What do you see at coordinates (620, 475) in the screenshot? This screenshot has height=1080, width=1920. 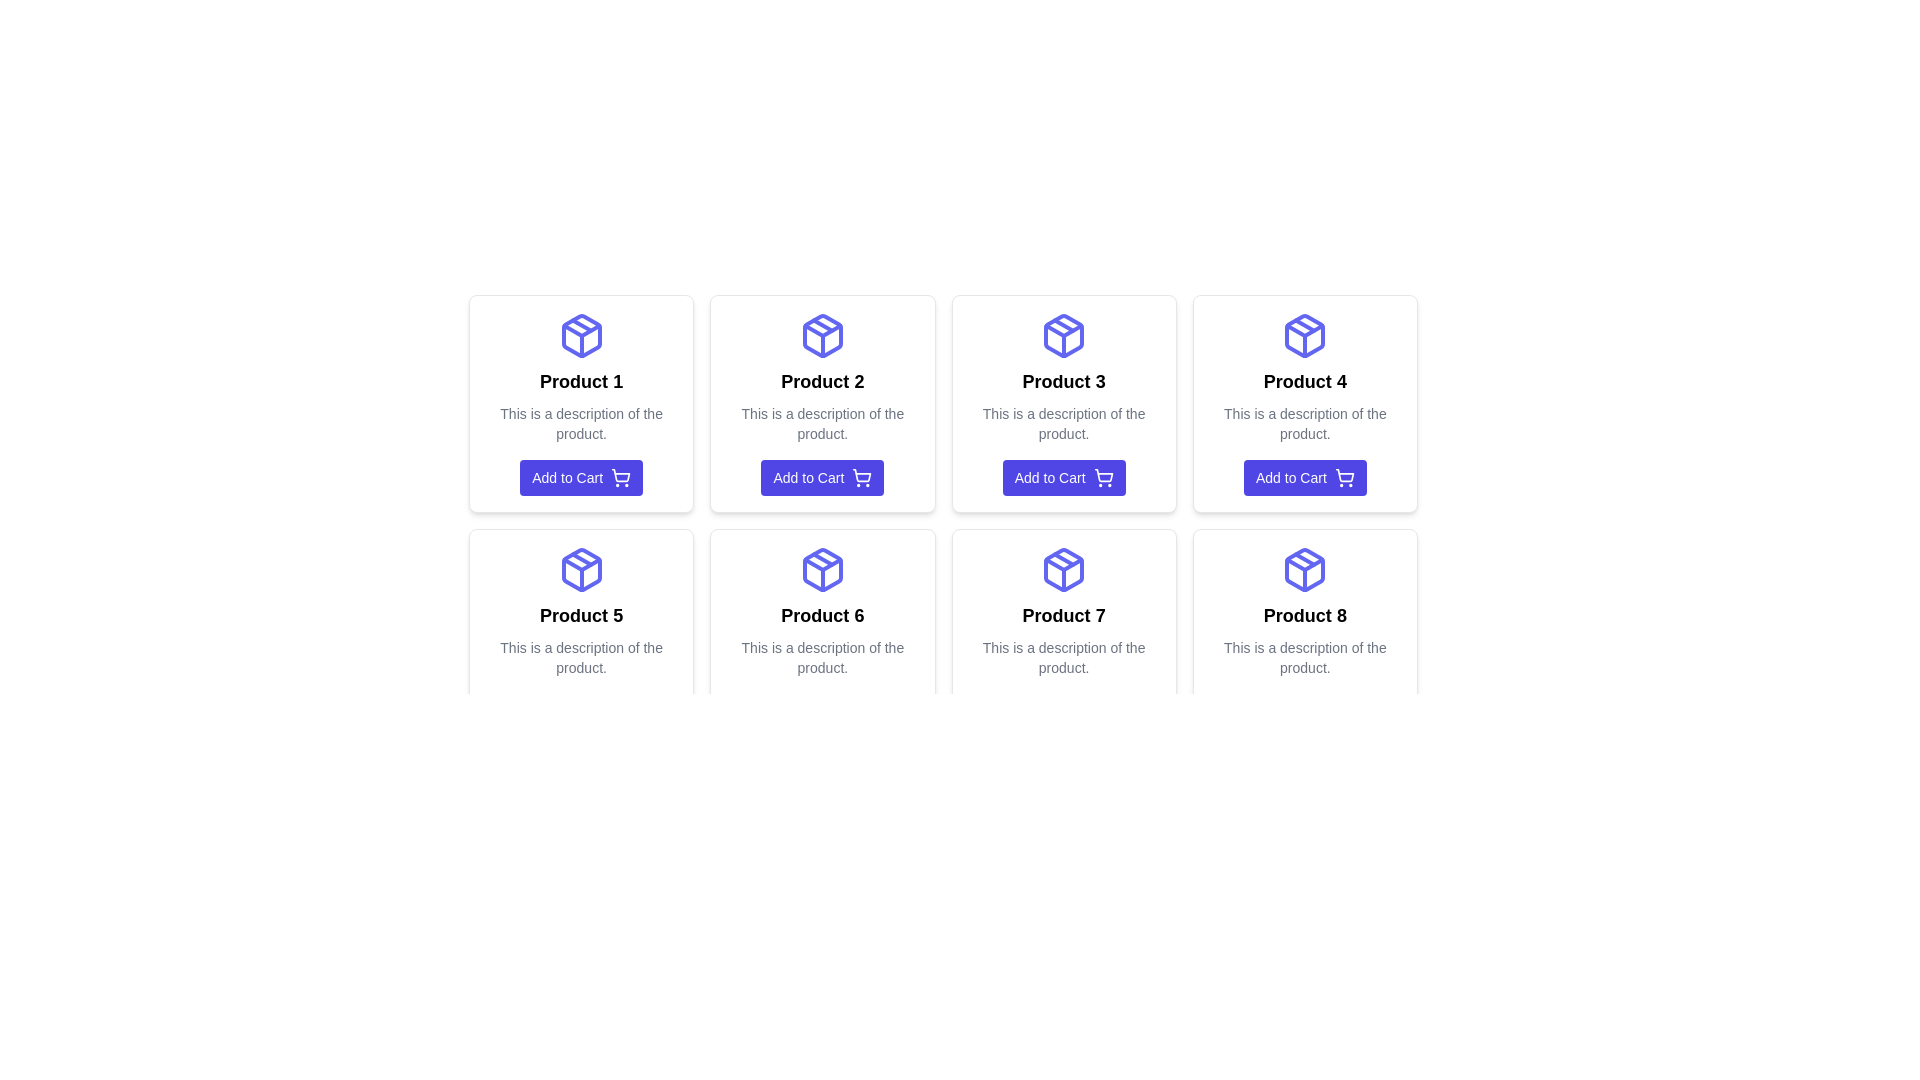 I see `the shopping cart SVG icon located inside the 'Add to Cart' button beneath 'Product 1'` at bounding box center [620, 475].